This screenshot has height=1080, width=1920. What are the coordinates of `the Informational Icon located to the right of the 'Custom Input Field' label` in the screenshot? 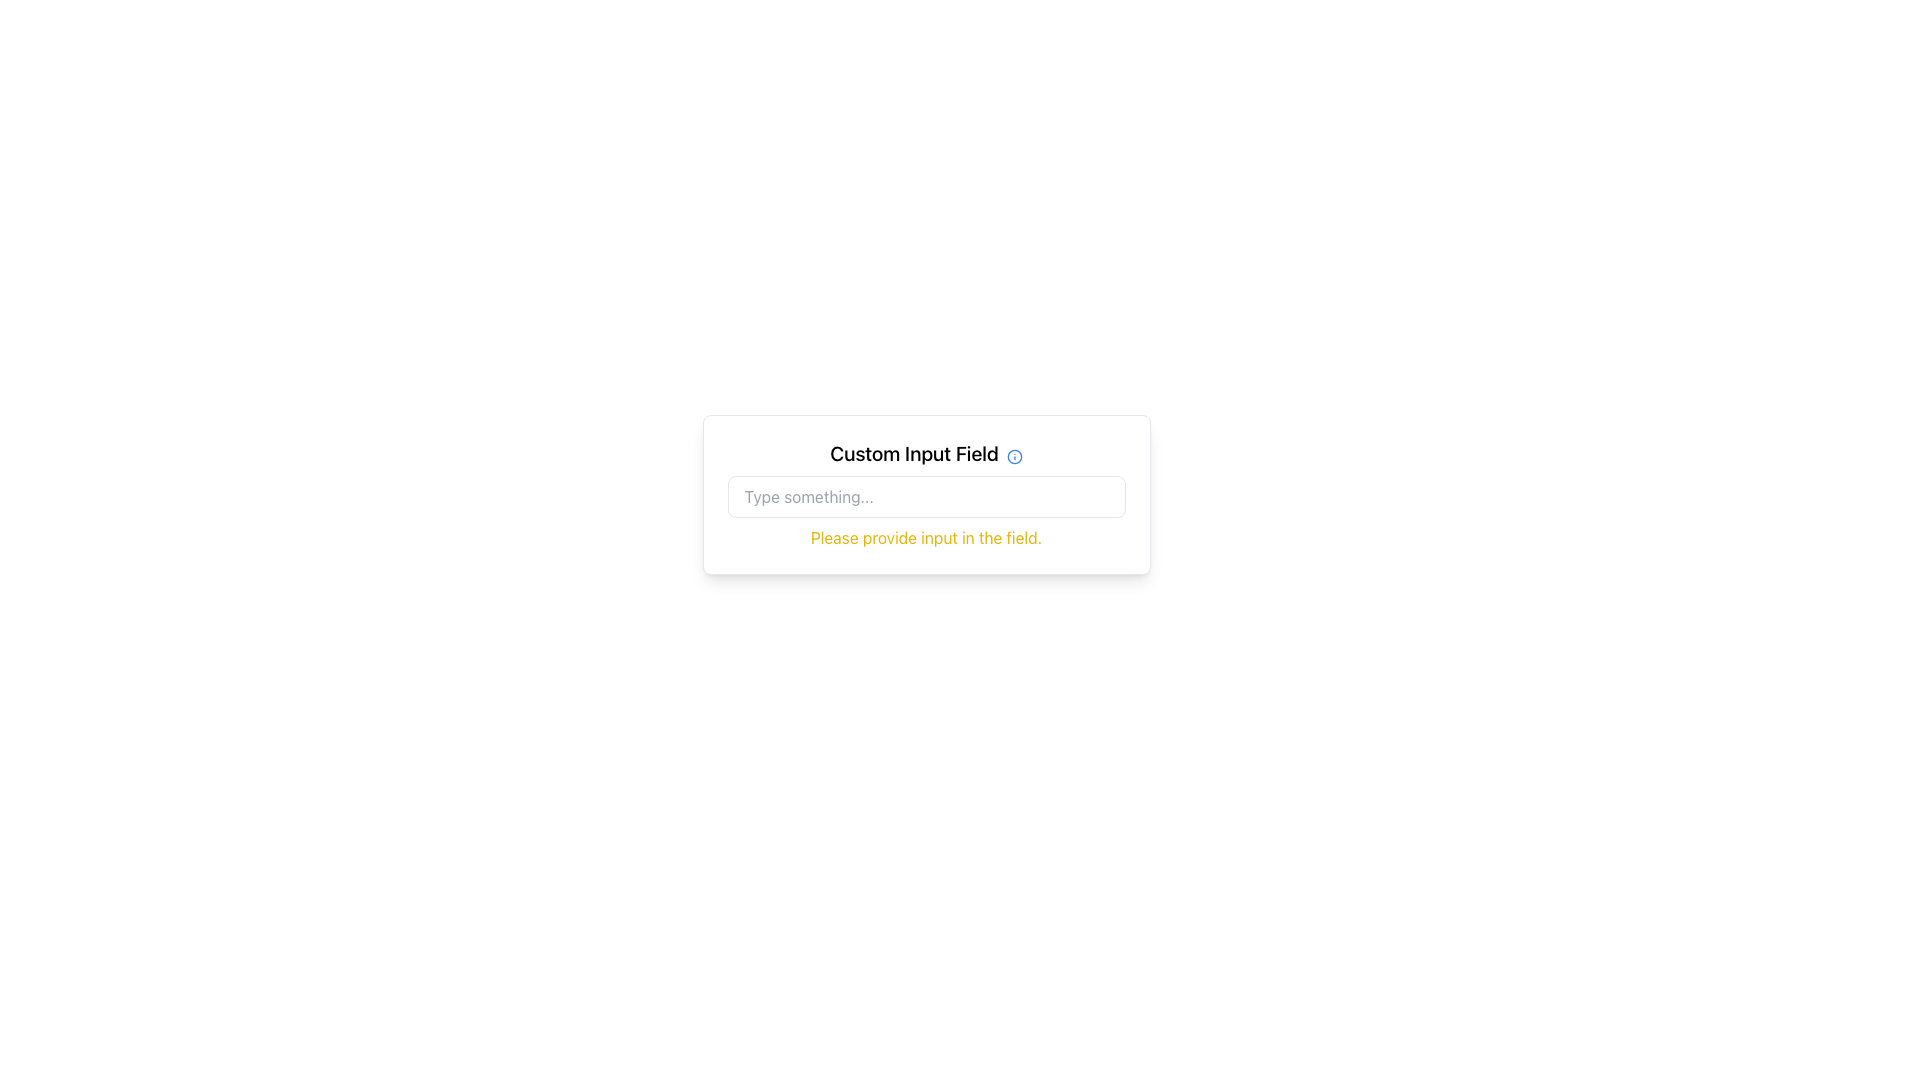 It's located at (1014, 453).